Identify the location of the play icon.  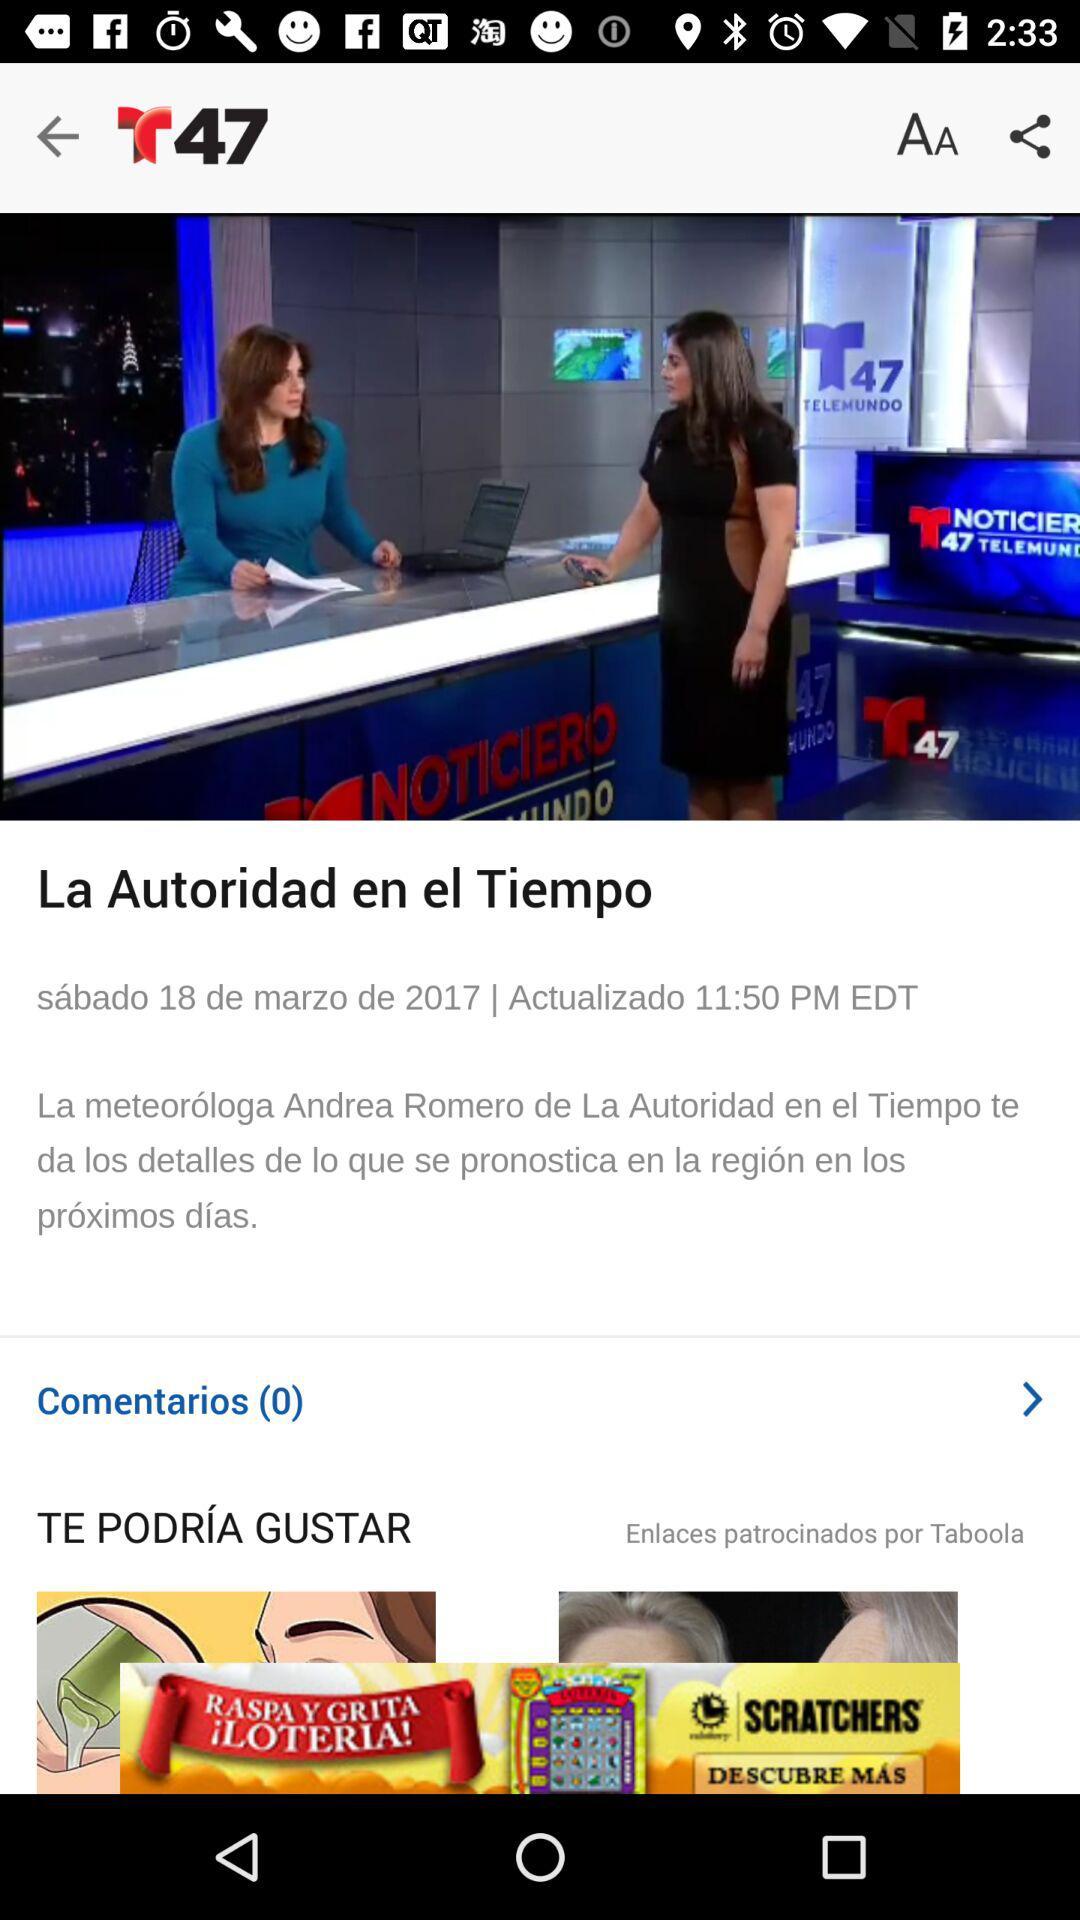
(80, 763).